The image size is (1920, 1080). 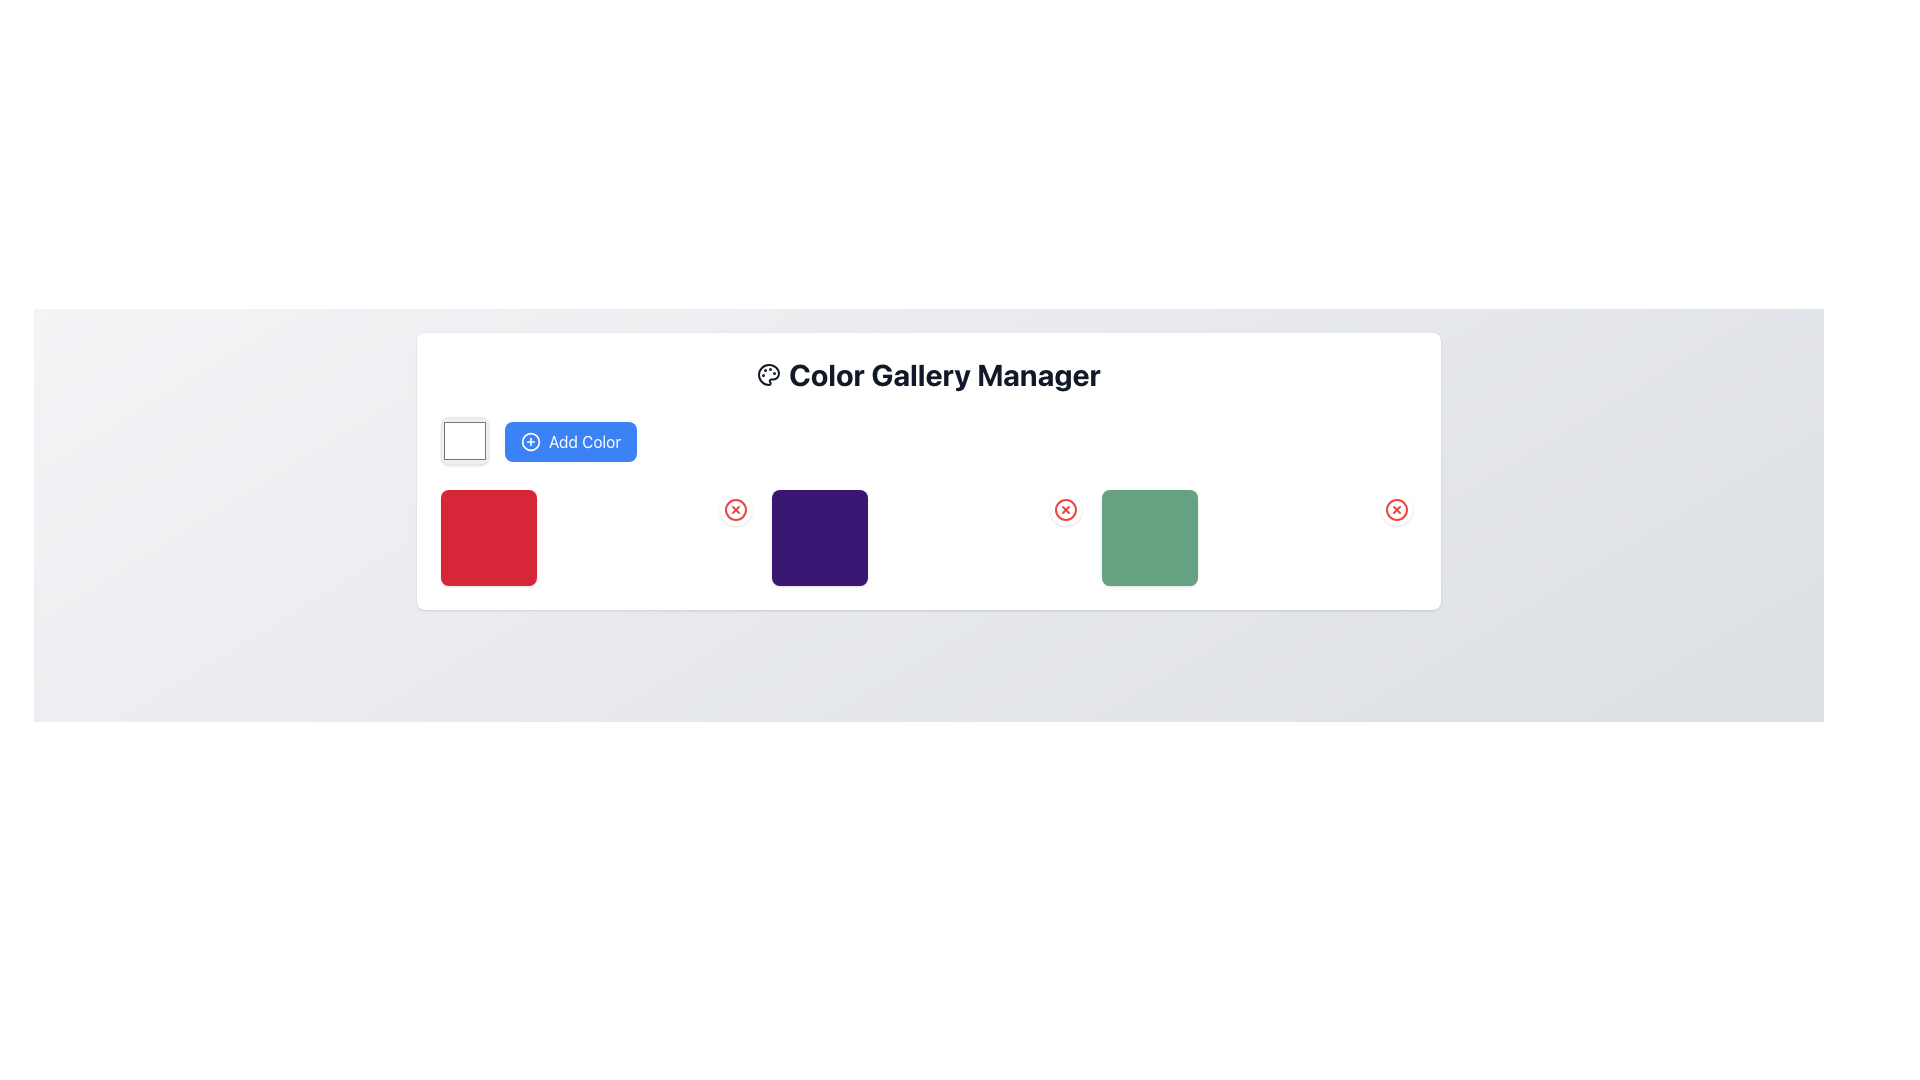 What do you see at coordinates (1395, 508) in the screenshot?
I see `the circular red 'x' button in the top-right corner of the green box` at bounding box center [1395, 508].